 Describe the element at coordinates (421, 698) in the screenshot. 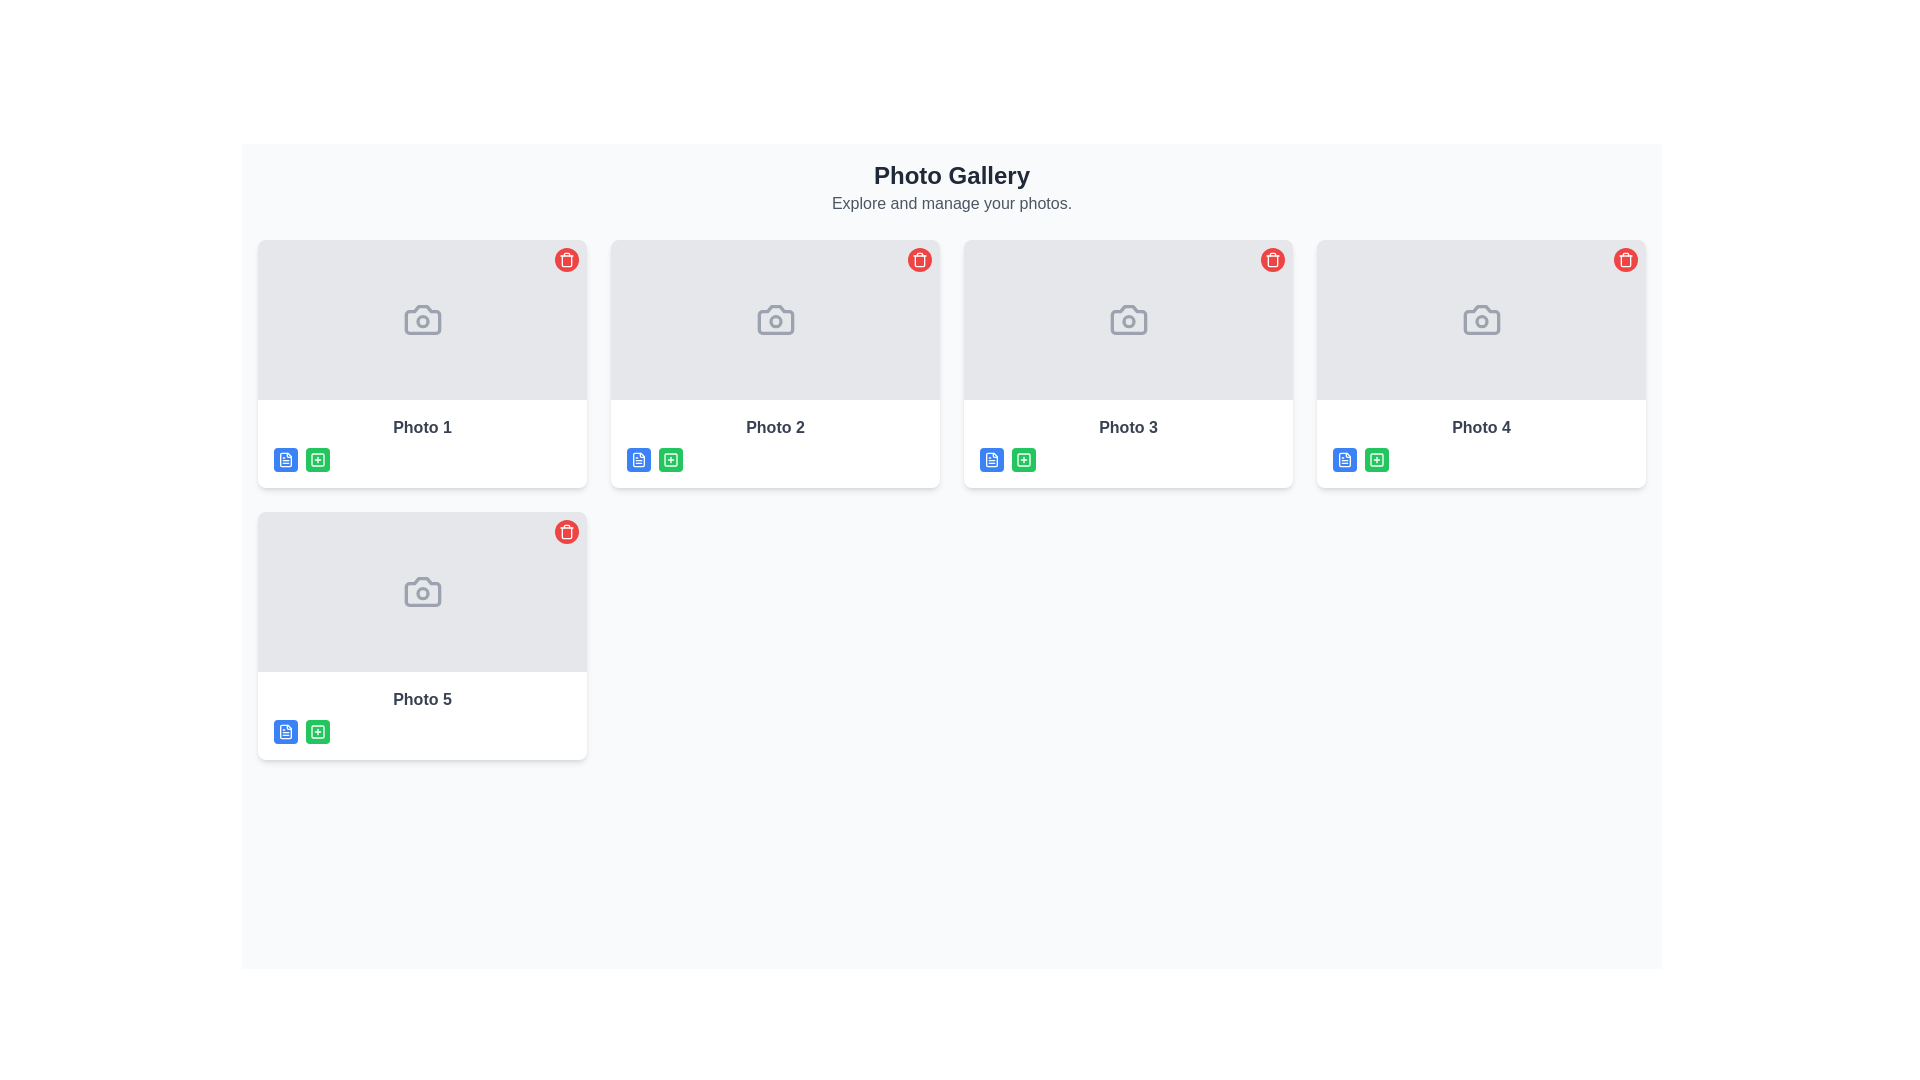

I see `the text label 'Photo 5' located at the bottom section of the fifth card layout in the photo gallery` at that location.